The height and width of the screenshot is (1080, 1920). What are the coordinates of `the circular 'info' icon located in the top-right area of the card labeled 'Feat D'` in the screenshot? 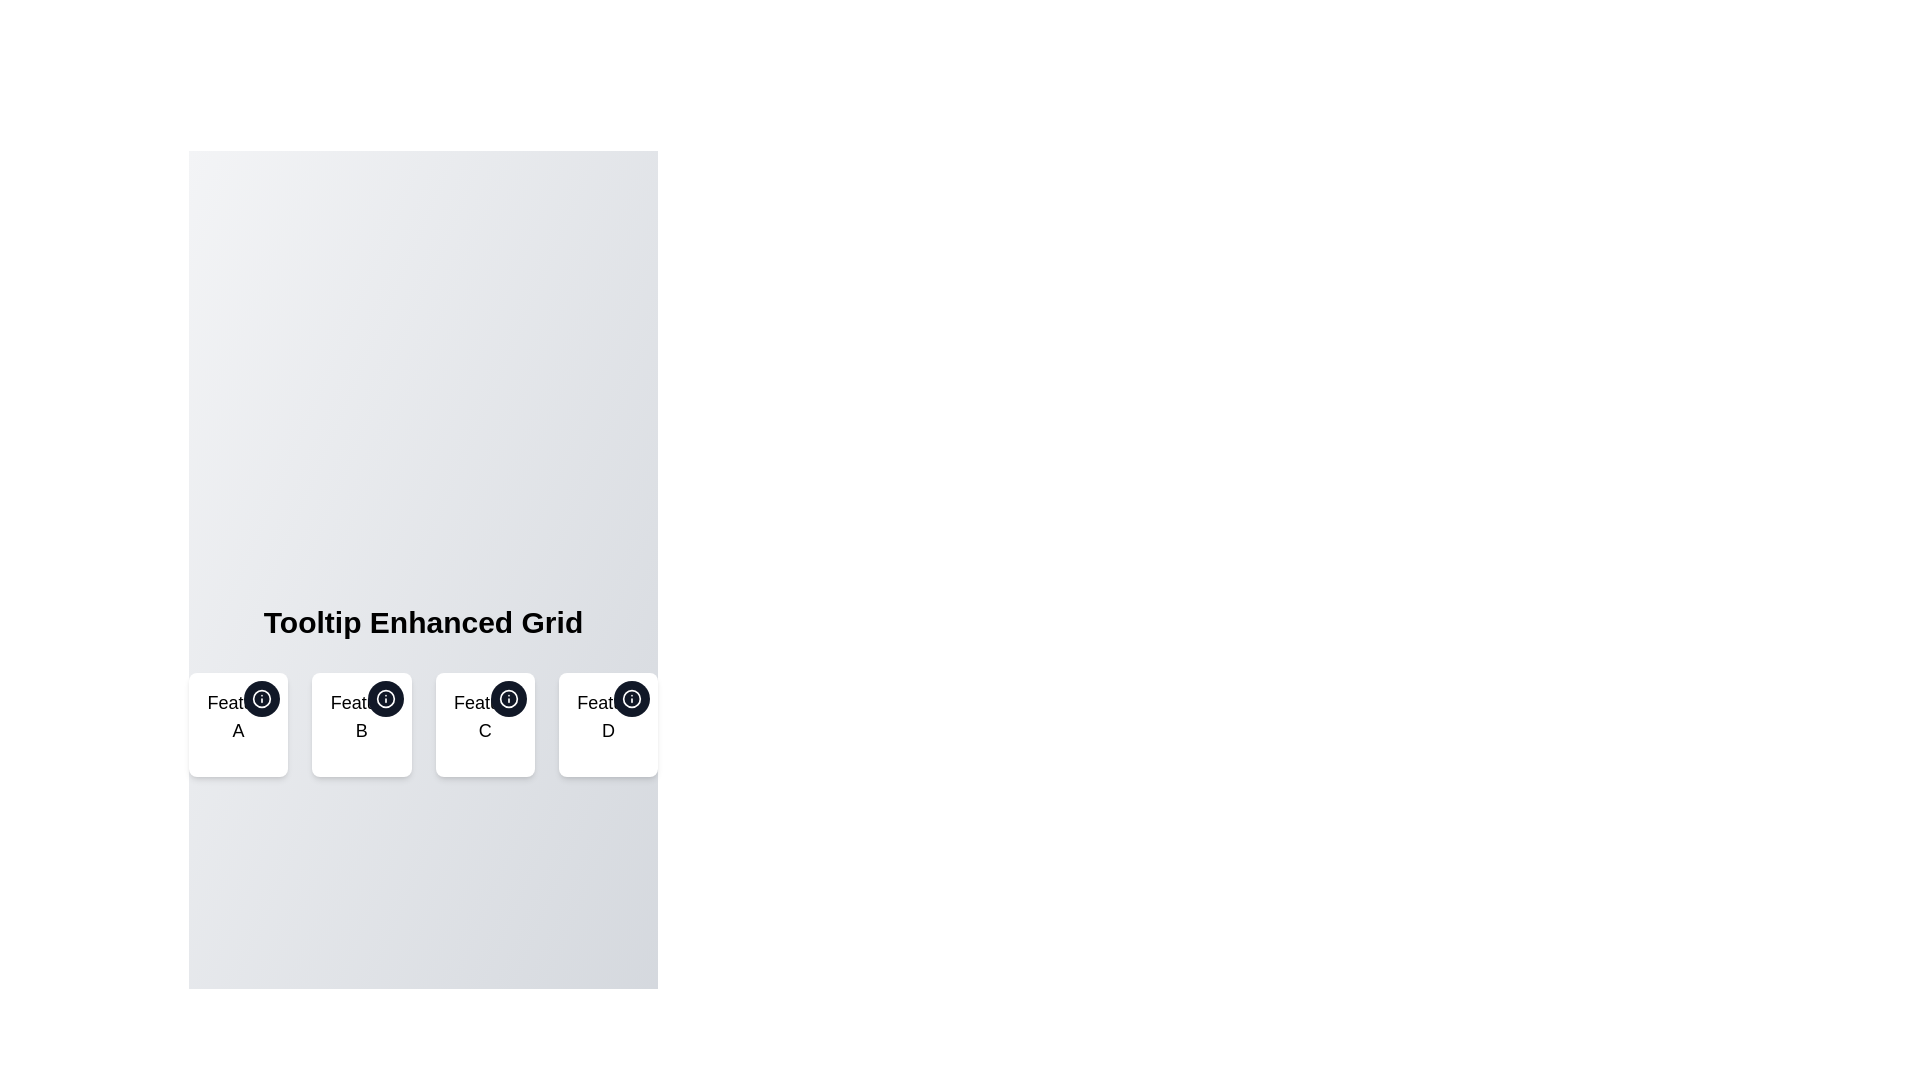 It's located at (631, 697).